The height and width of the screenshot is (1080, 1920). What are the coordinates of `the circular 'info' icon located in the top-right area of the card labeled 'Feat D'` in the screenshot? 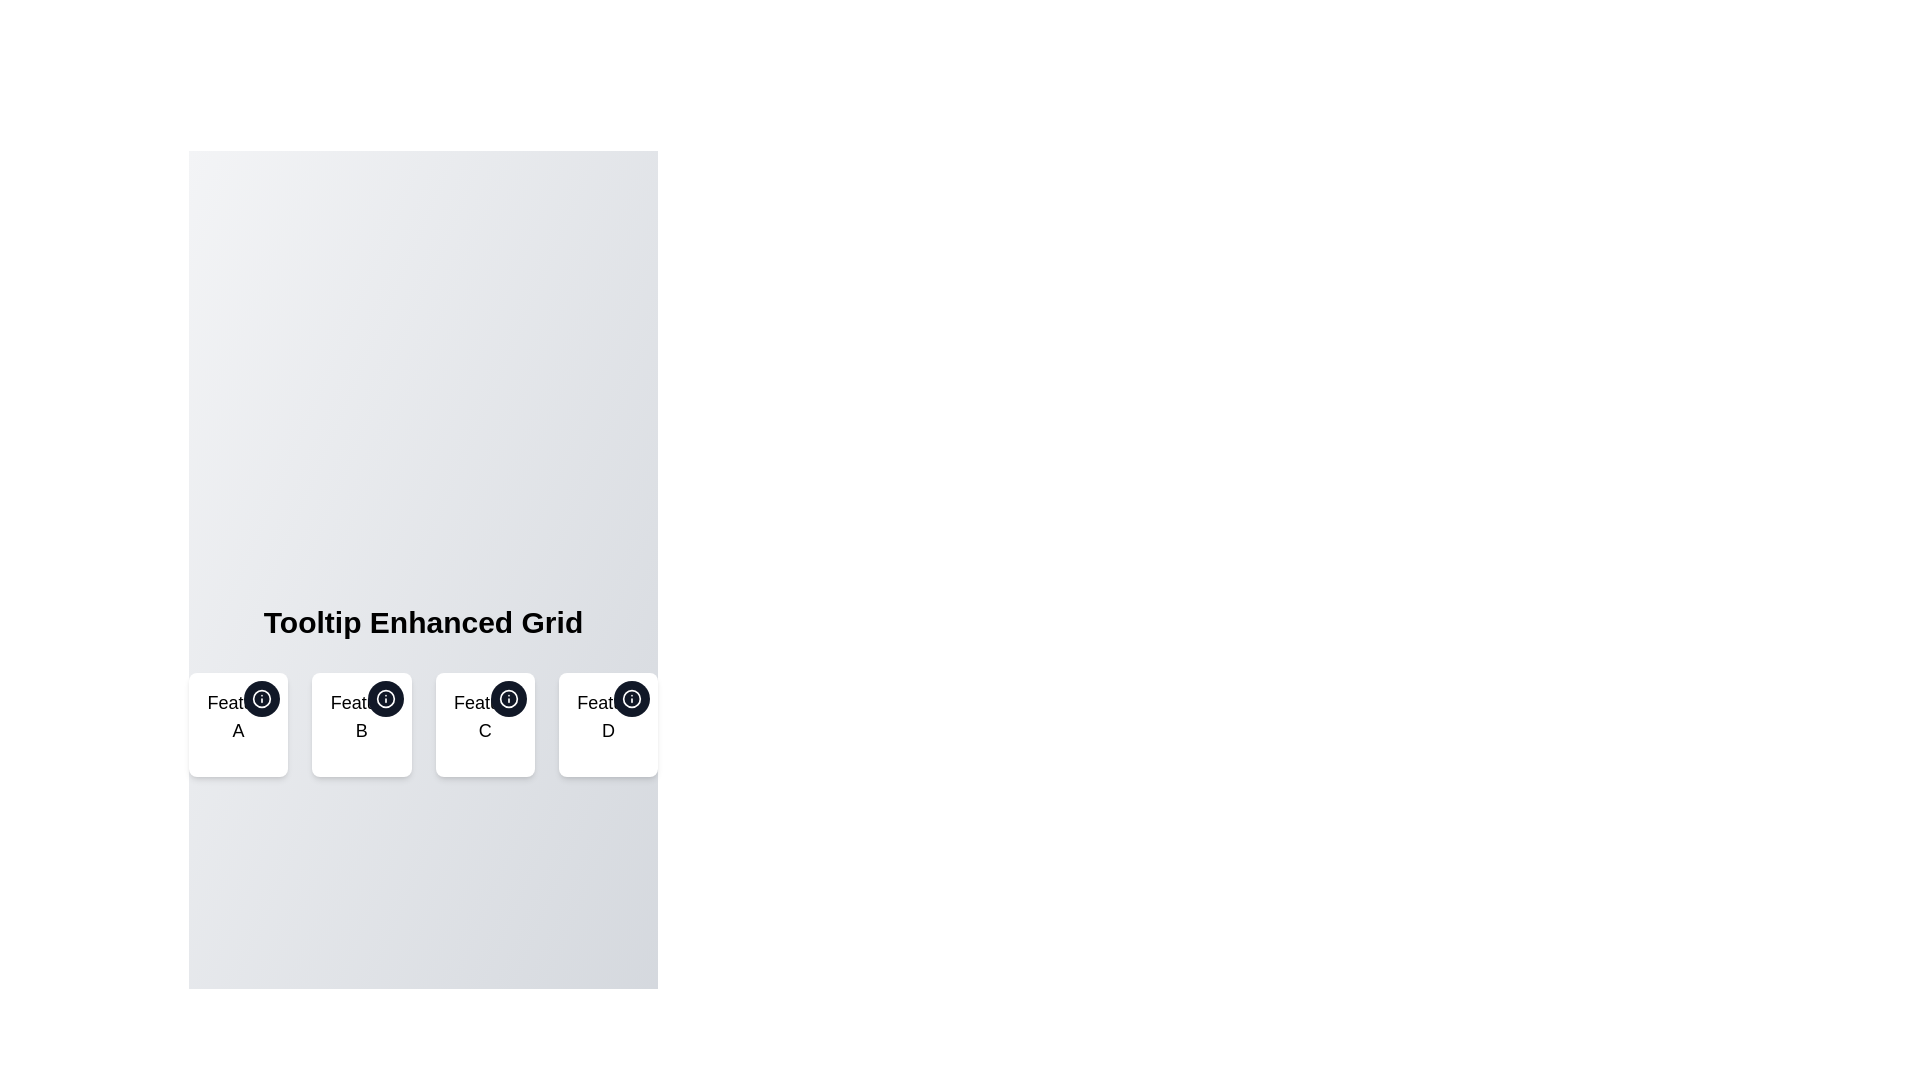 It's located at (631, 697).